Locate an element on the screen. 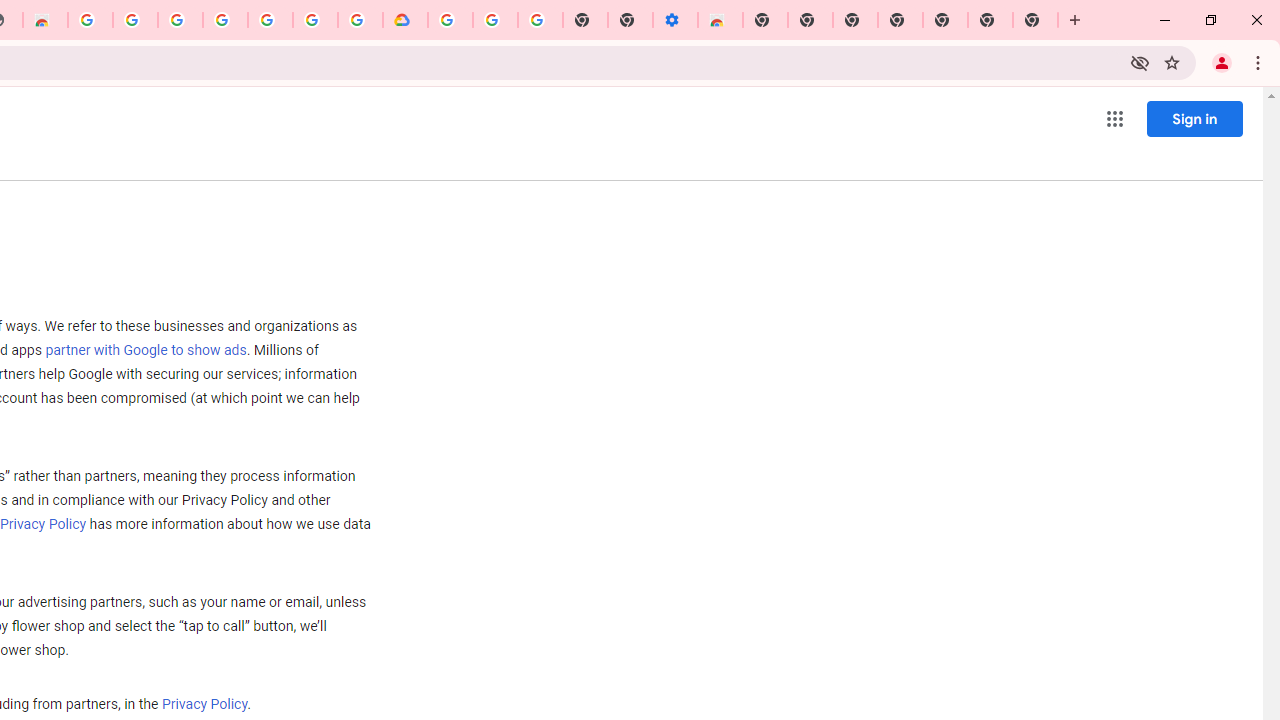 This screenshot has height=720, width=1280. 'partner with Google to show ads' is located at coordinates (144, 350).